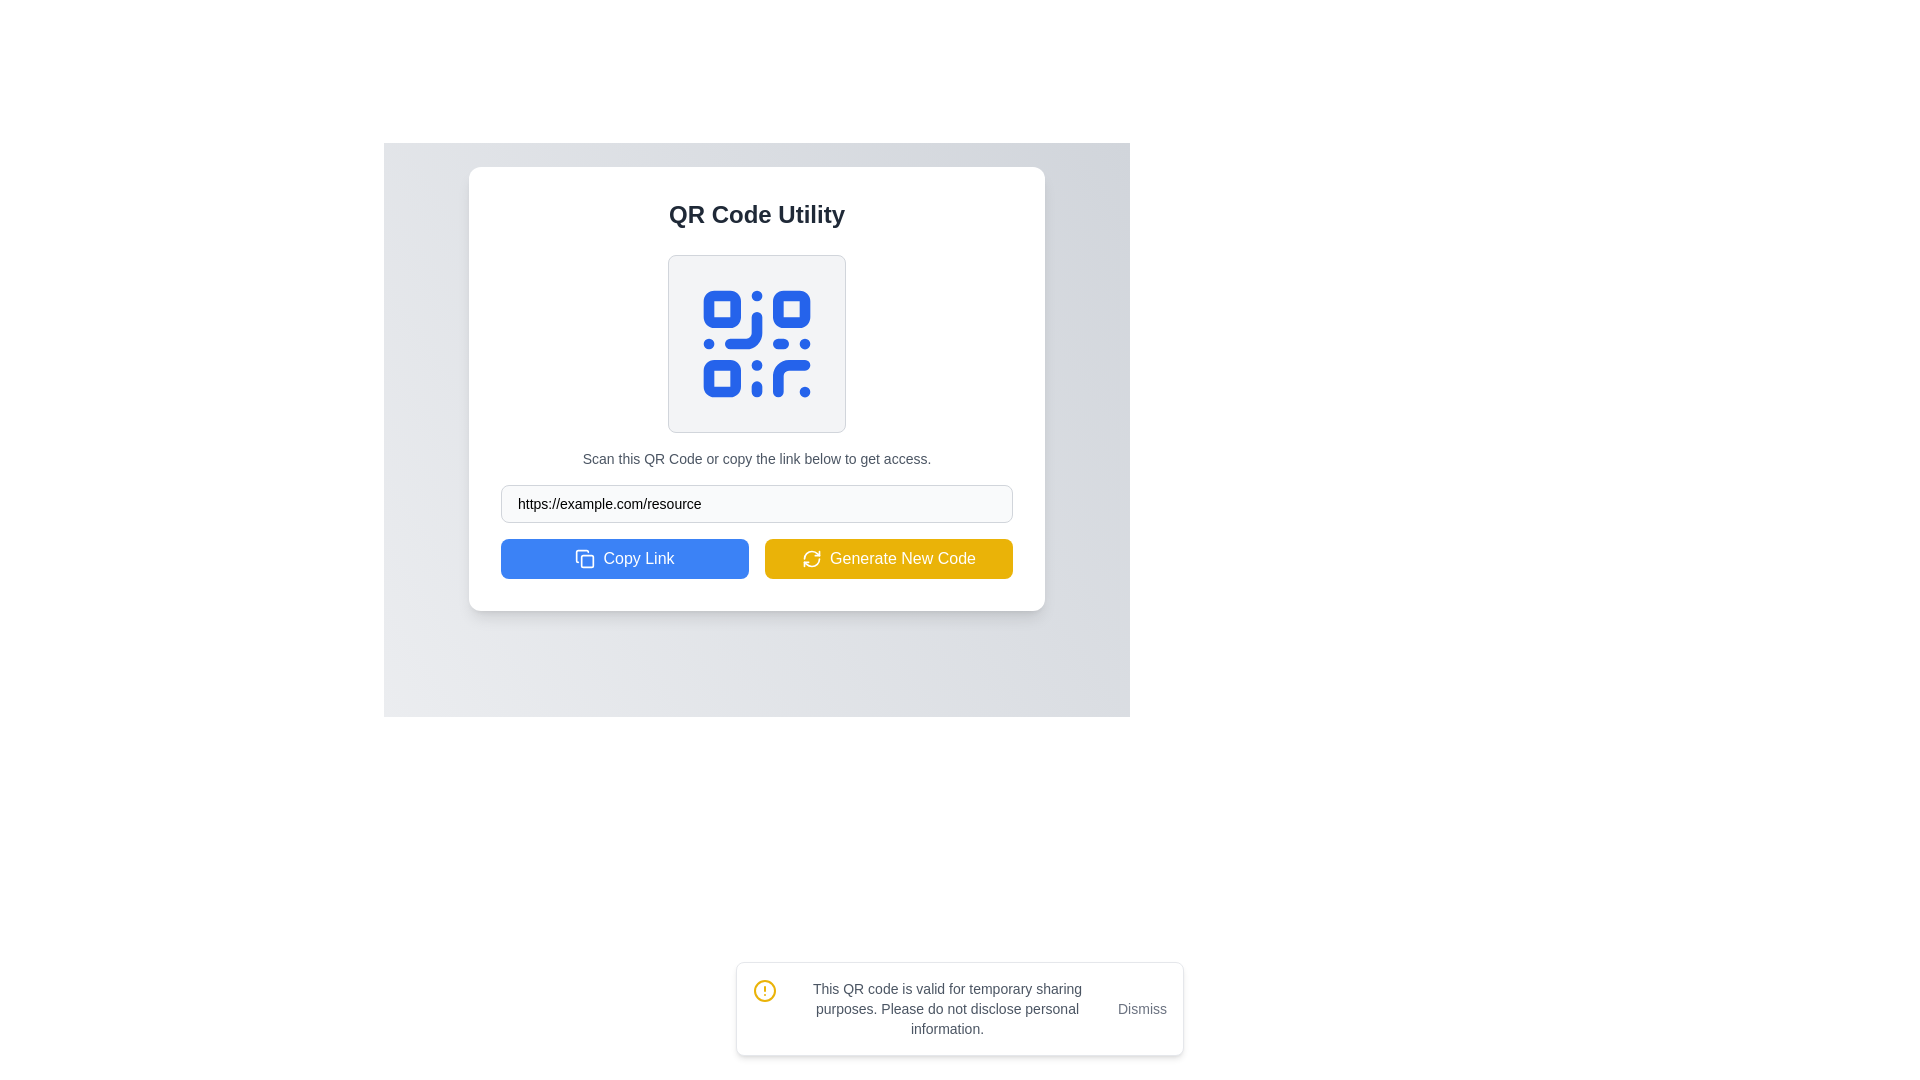  I want to click on the button located at the bottom right of the 'QR Code Utility' panel, so click(887, 559).